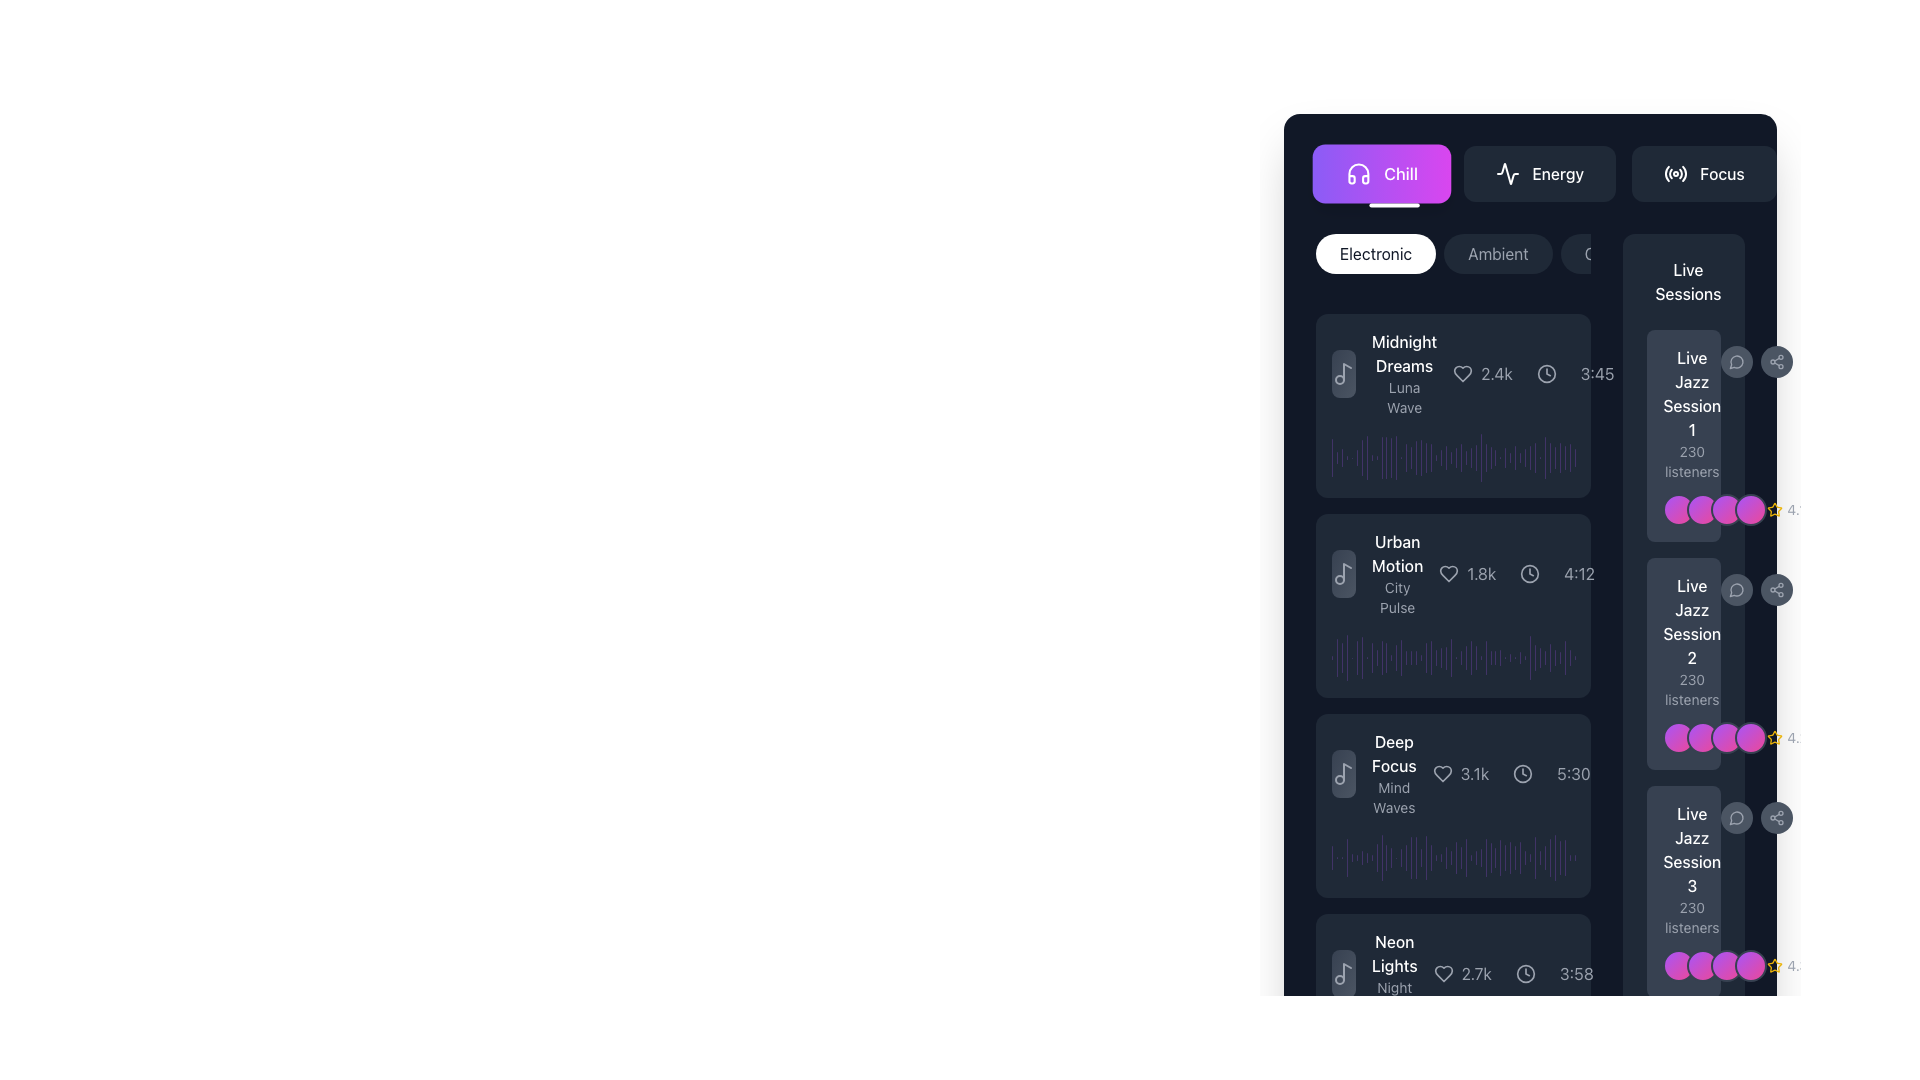  I want to click on the informational text label displaying the number of current listeners for the 'Live Jazz Session 3', which is located directly below the session title in the right-hand sidebar, so click(1691, 918).